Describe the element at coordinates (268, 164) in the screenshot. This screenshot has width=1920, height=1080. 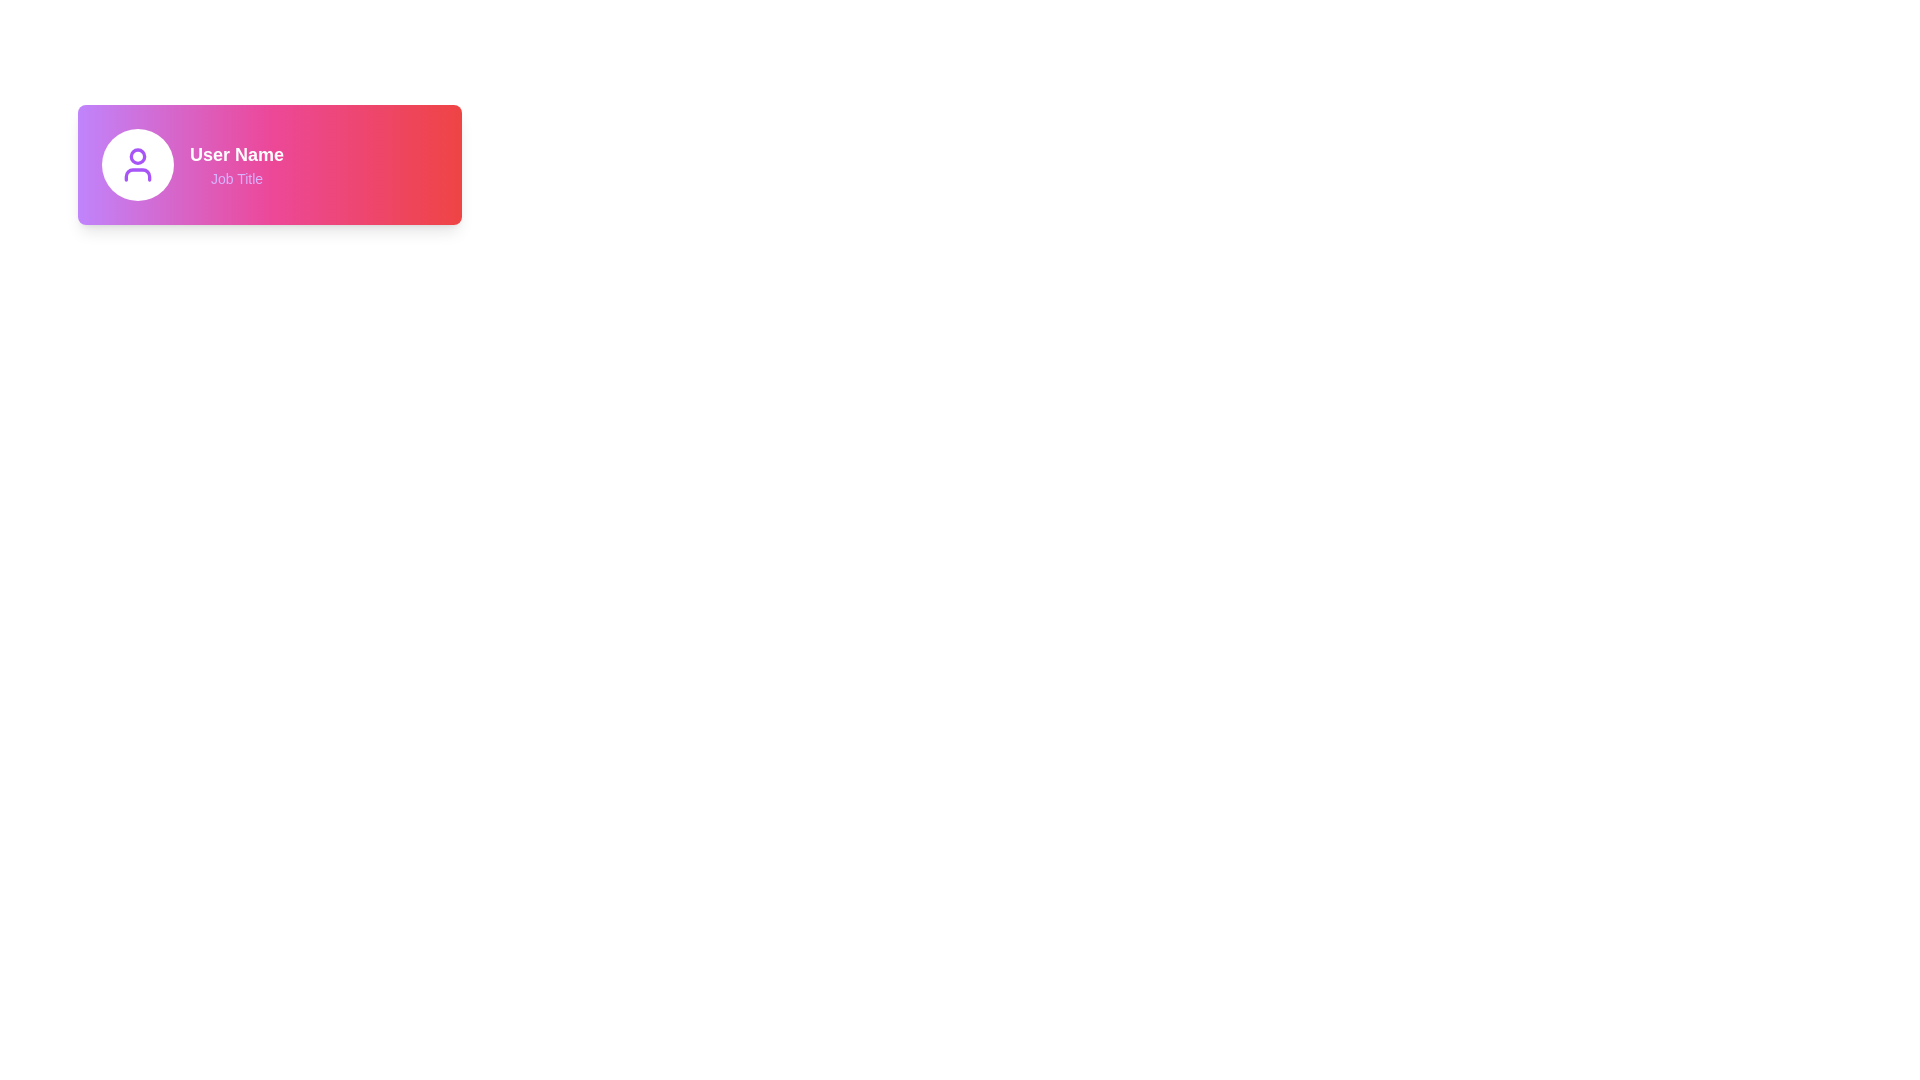
I see `the text in the Composite component that displays user information, including their name and title` at that location.